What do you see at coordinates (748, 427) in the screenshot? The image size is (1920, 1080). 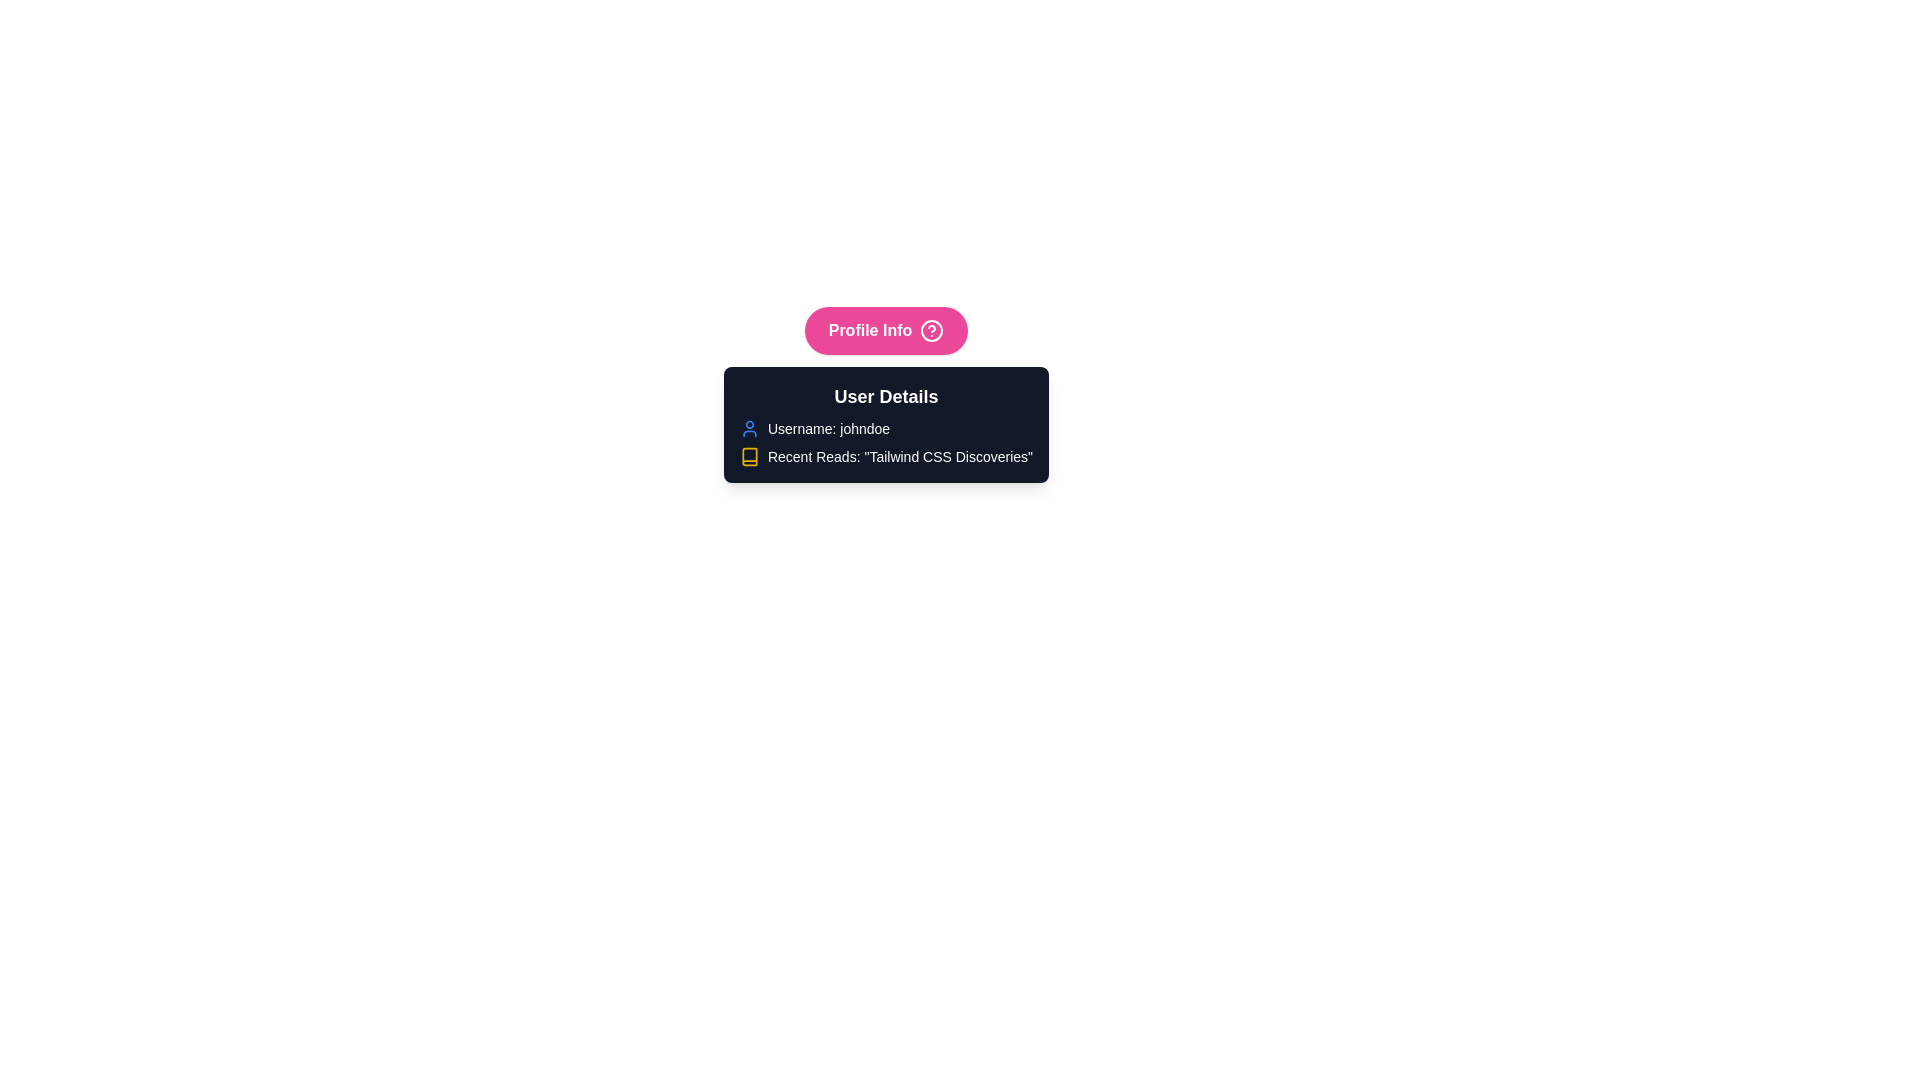 I see `the user profile icon located to the left of the username text 'Username: johndoe' in the 'User Details' section` at bounding box center [748, 427].